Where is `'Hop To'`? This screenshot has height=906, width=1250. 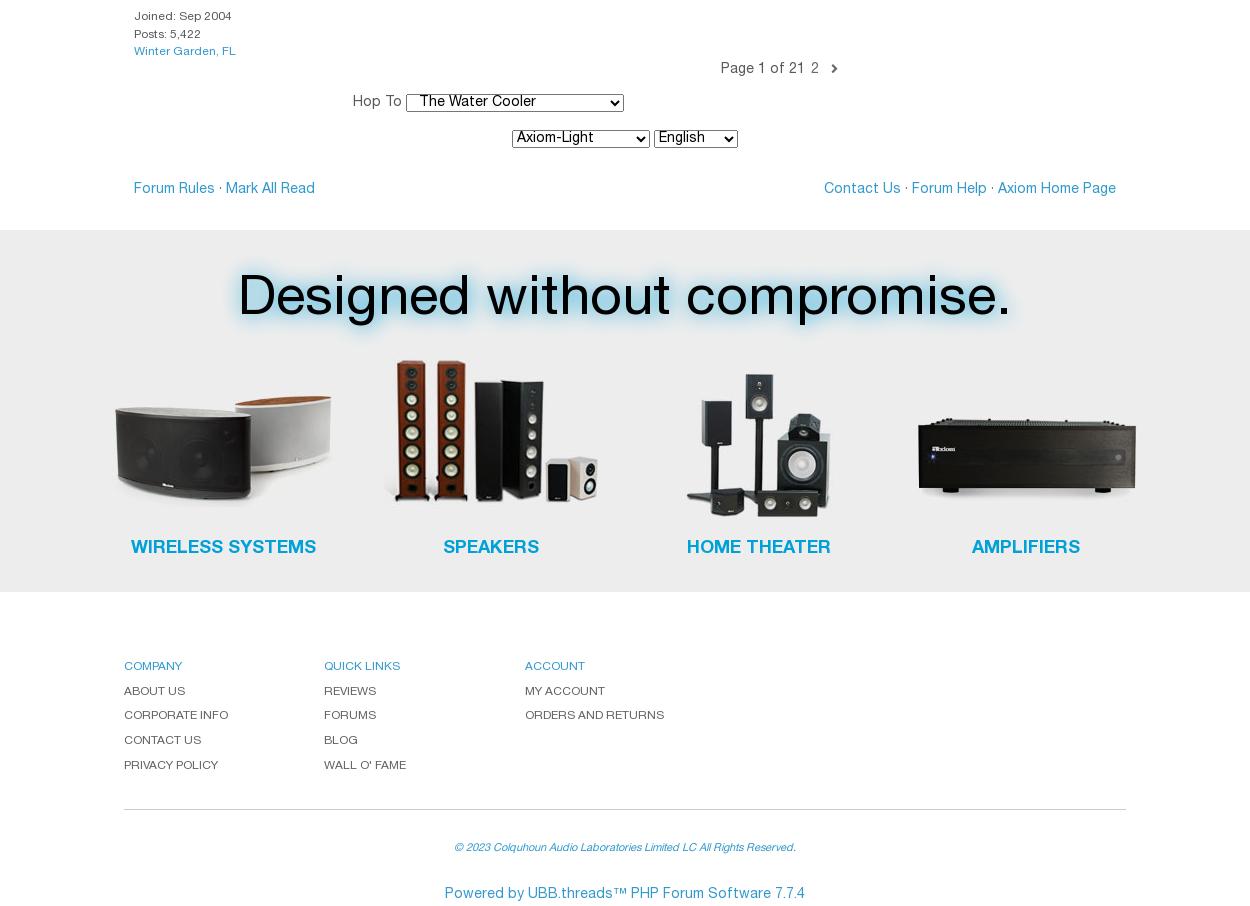 'Hop To' is located at coordinates (377, 101).